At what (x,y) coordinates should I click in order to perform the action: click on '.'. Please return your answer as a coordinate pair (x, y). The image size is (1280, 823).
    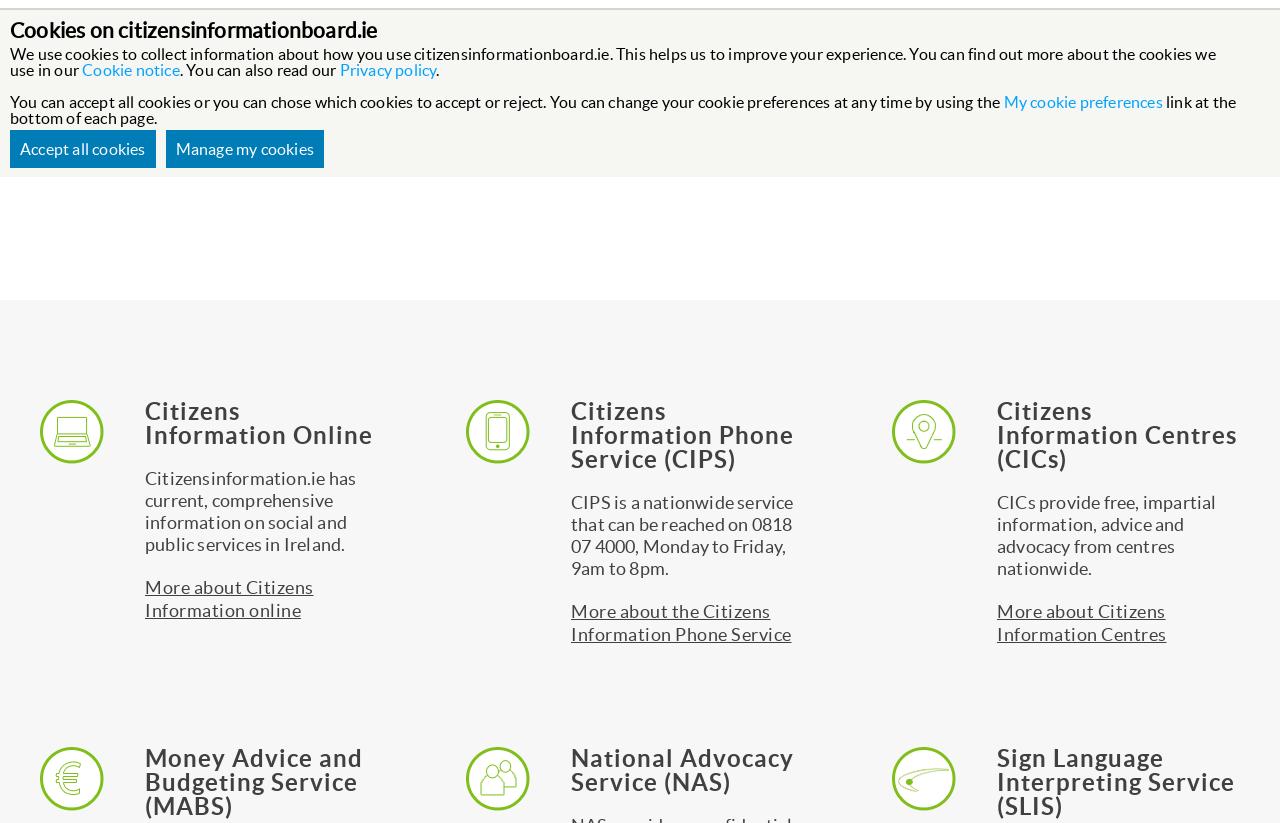
    Looking at the image, I should click on (436, 70).